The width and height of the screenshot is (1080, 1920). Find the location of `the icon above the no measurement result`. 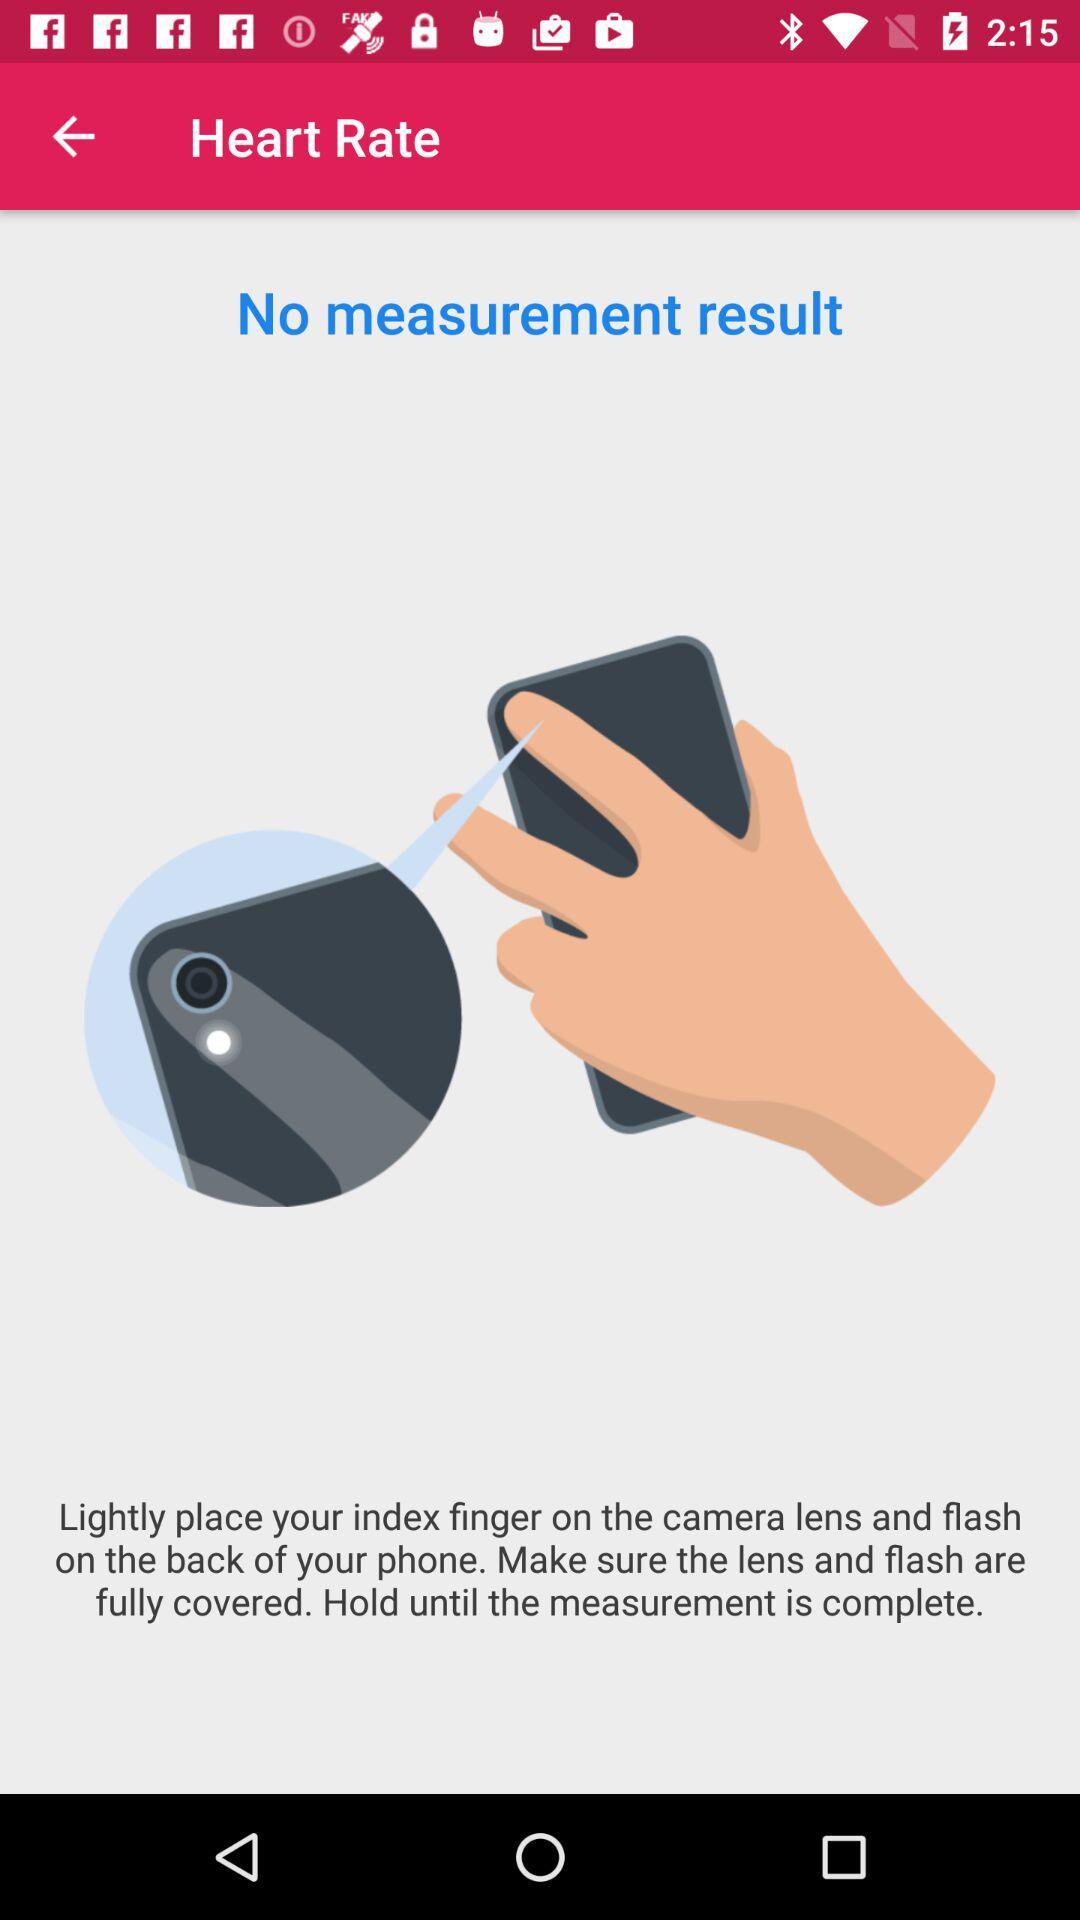

the icon above the no measurement result is located at coordinates (72, 135).